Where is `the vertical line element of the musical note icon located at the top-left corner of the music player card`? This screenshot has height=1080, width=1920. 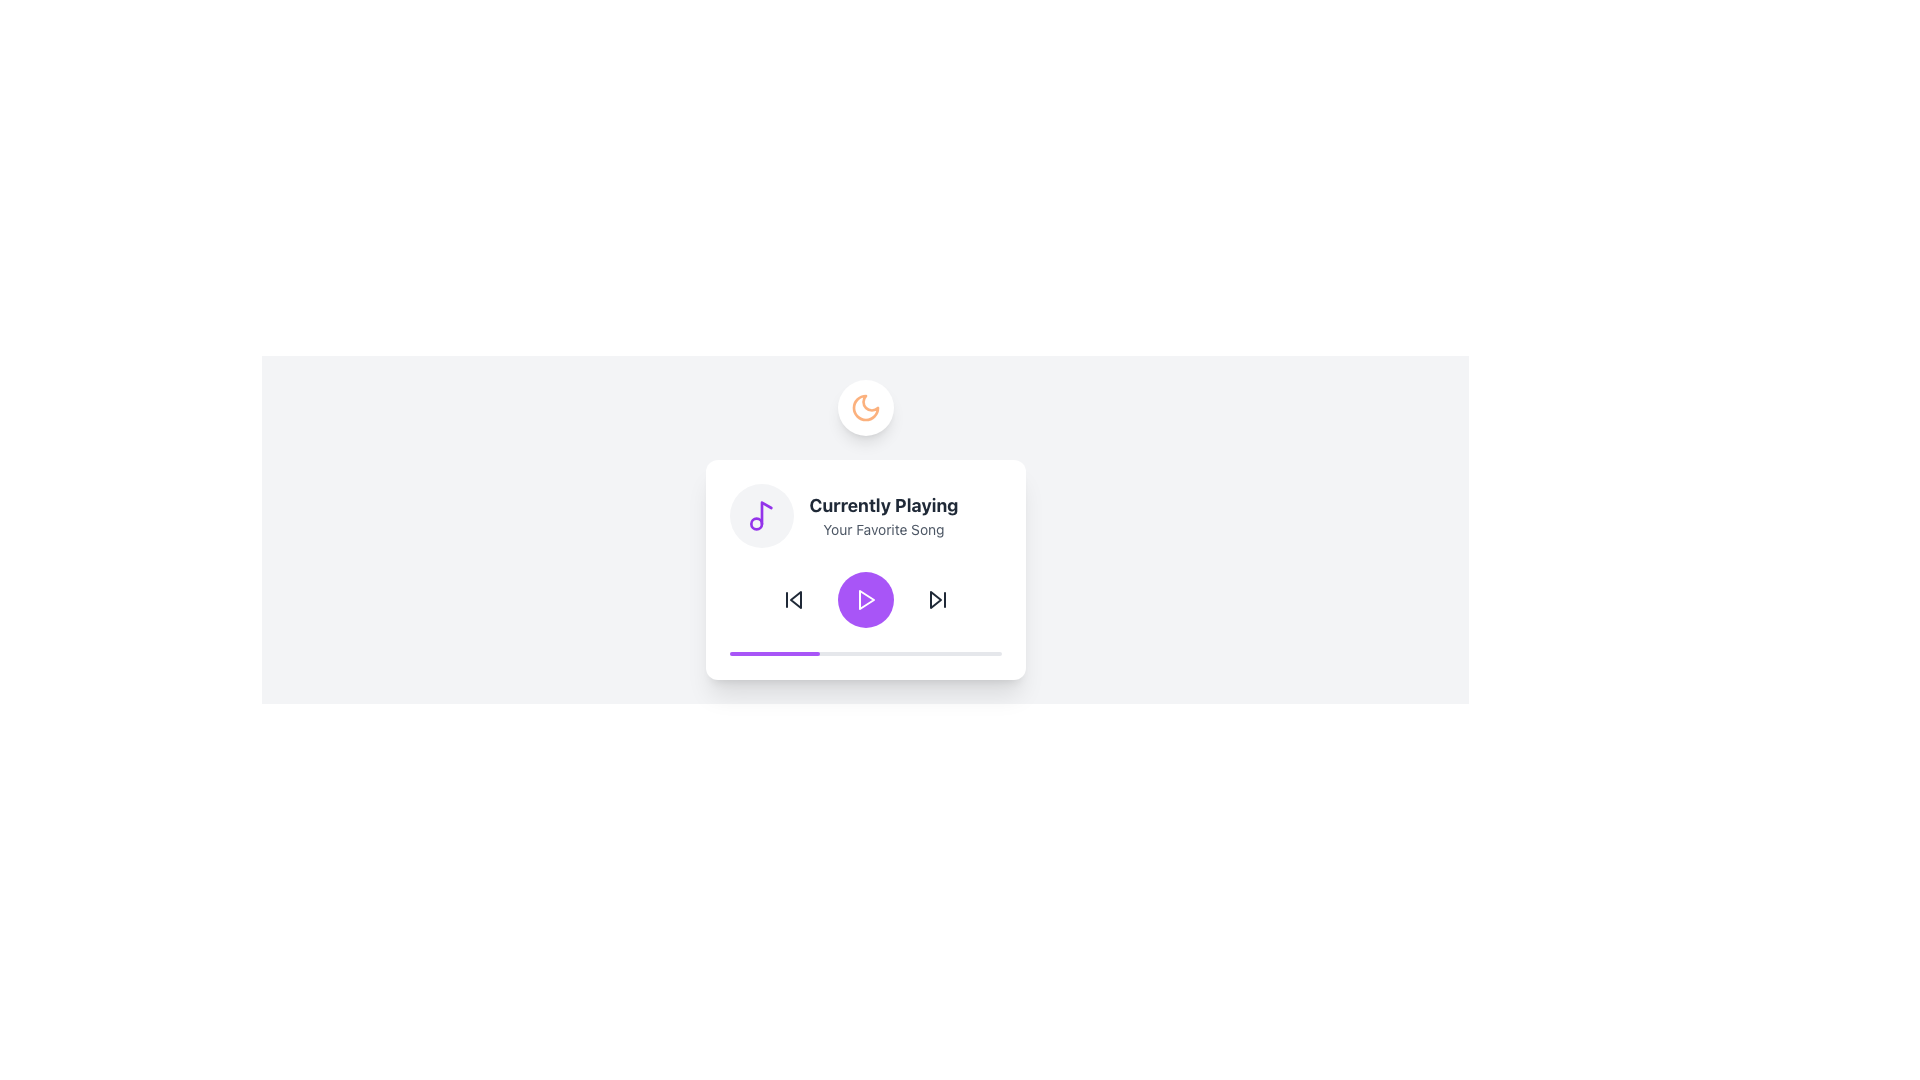
the vertical line element of the musical note icon located at the top-left corner of the music player card is located at coordinates (765, 512).